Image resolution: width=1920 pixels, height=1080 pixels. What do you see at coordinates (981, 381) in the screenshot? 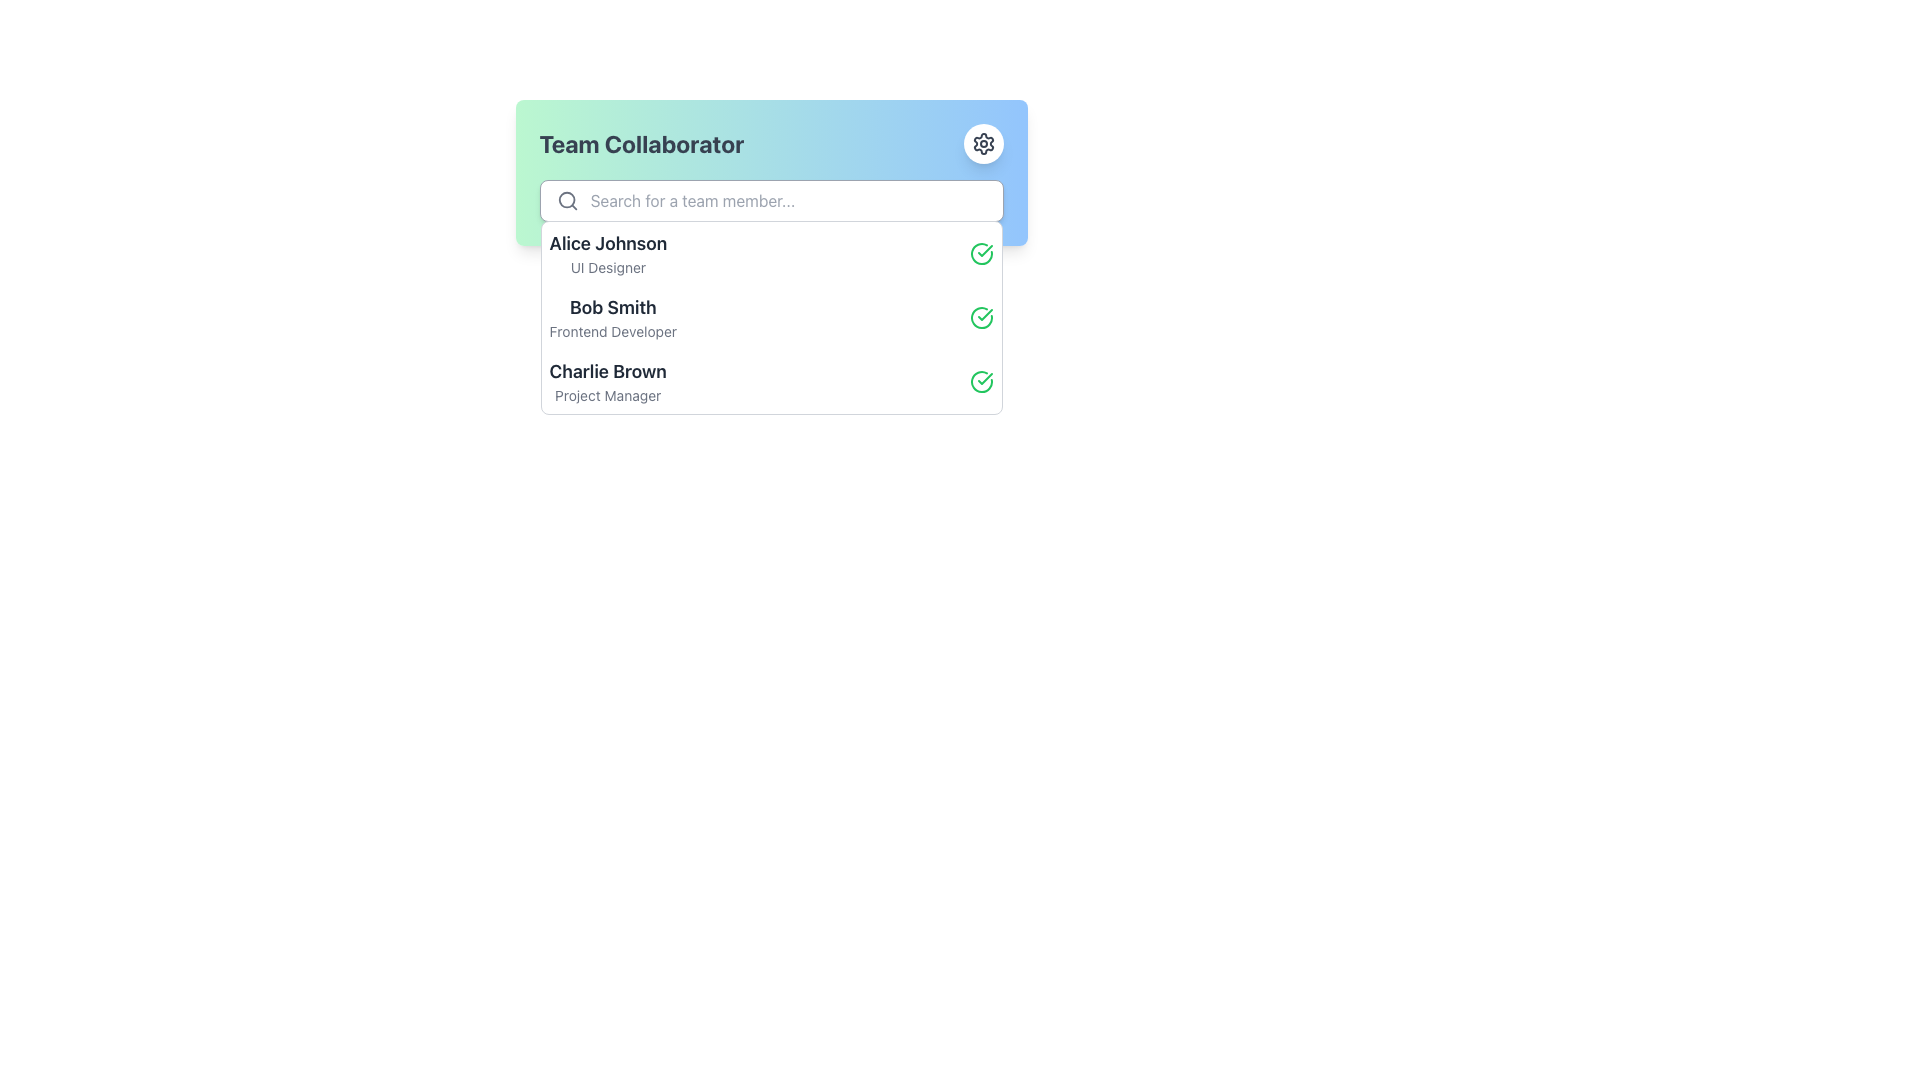
I see `the green circular icon with a checkmark inside, located to the far right of the entry labeled 'Charlie Brown' under 'Project Manager'. This icon is the third in the row of team member icons` at bounding box center [981, 381].